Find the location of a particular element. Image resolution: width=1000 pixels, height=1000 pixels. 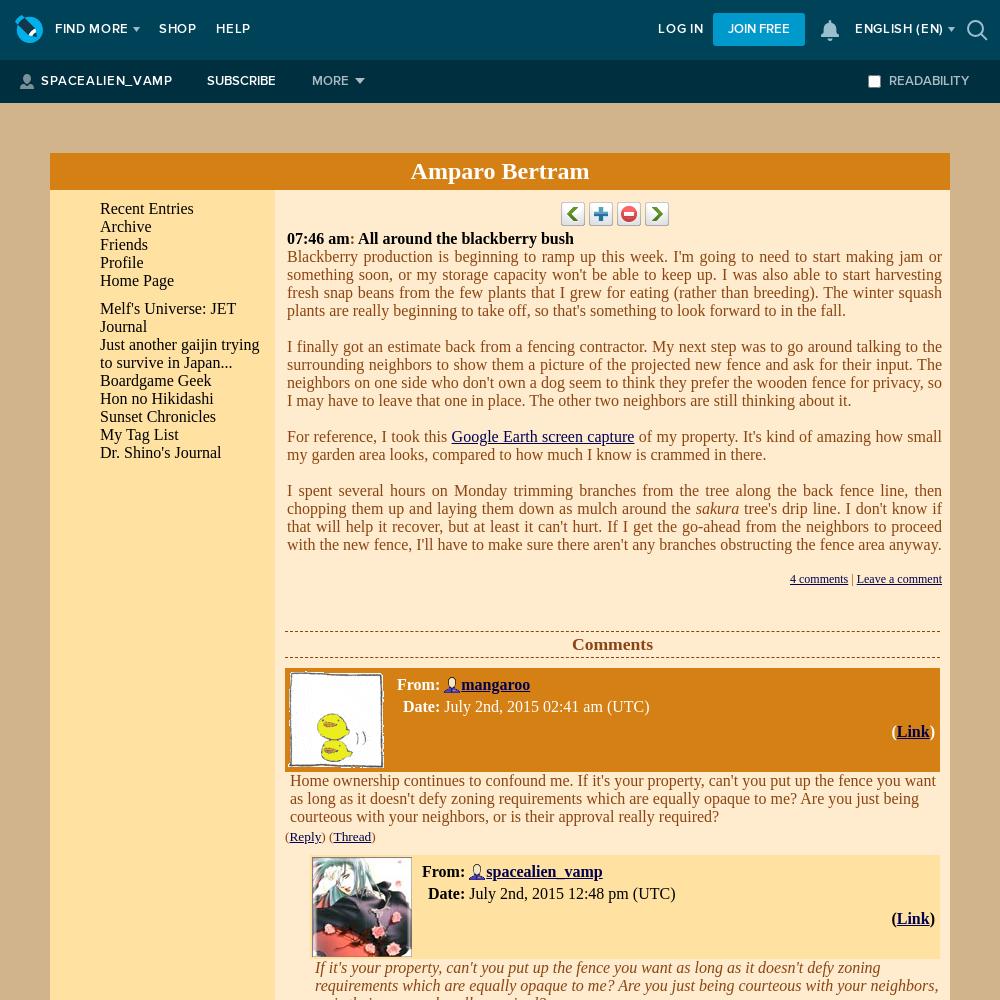

'Profile' is located at coordinates (120, 262).